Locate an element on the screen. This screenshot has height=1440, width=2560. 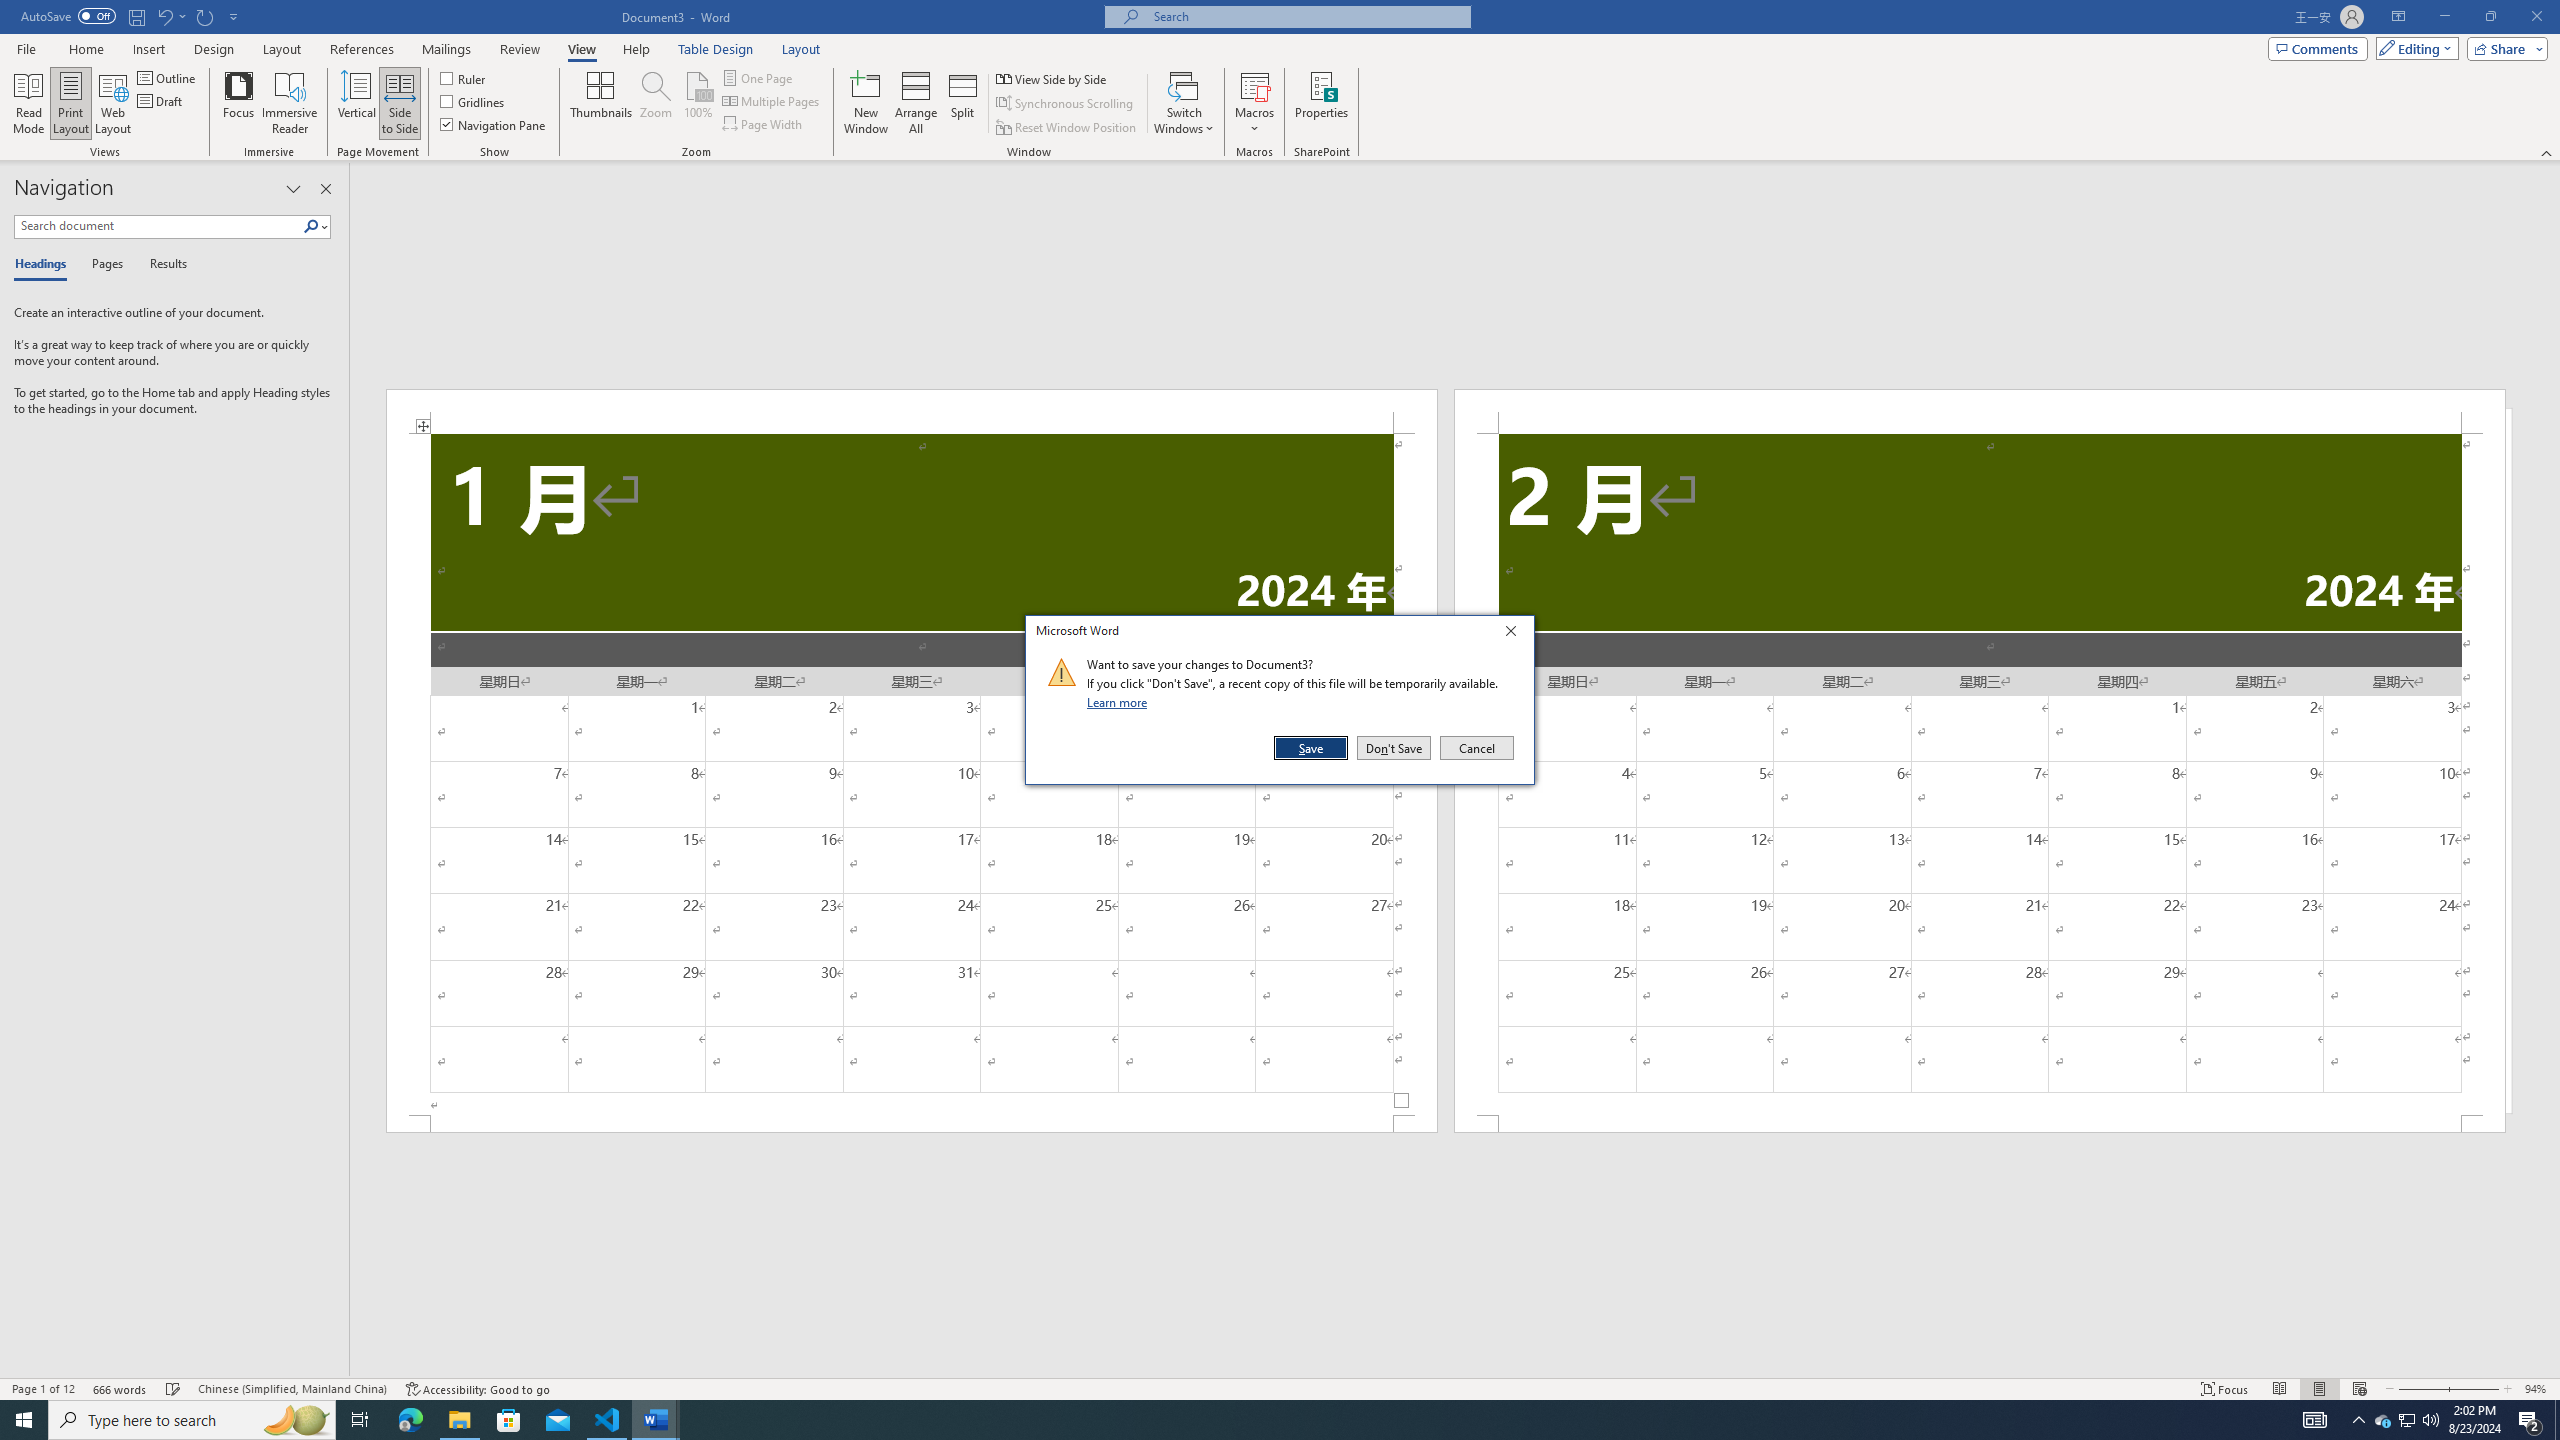
'Ruler' is located at coordinates (464, 77).